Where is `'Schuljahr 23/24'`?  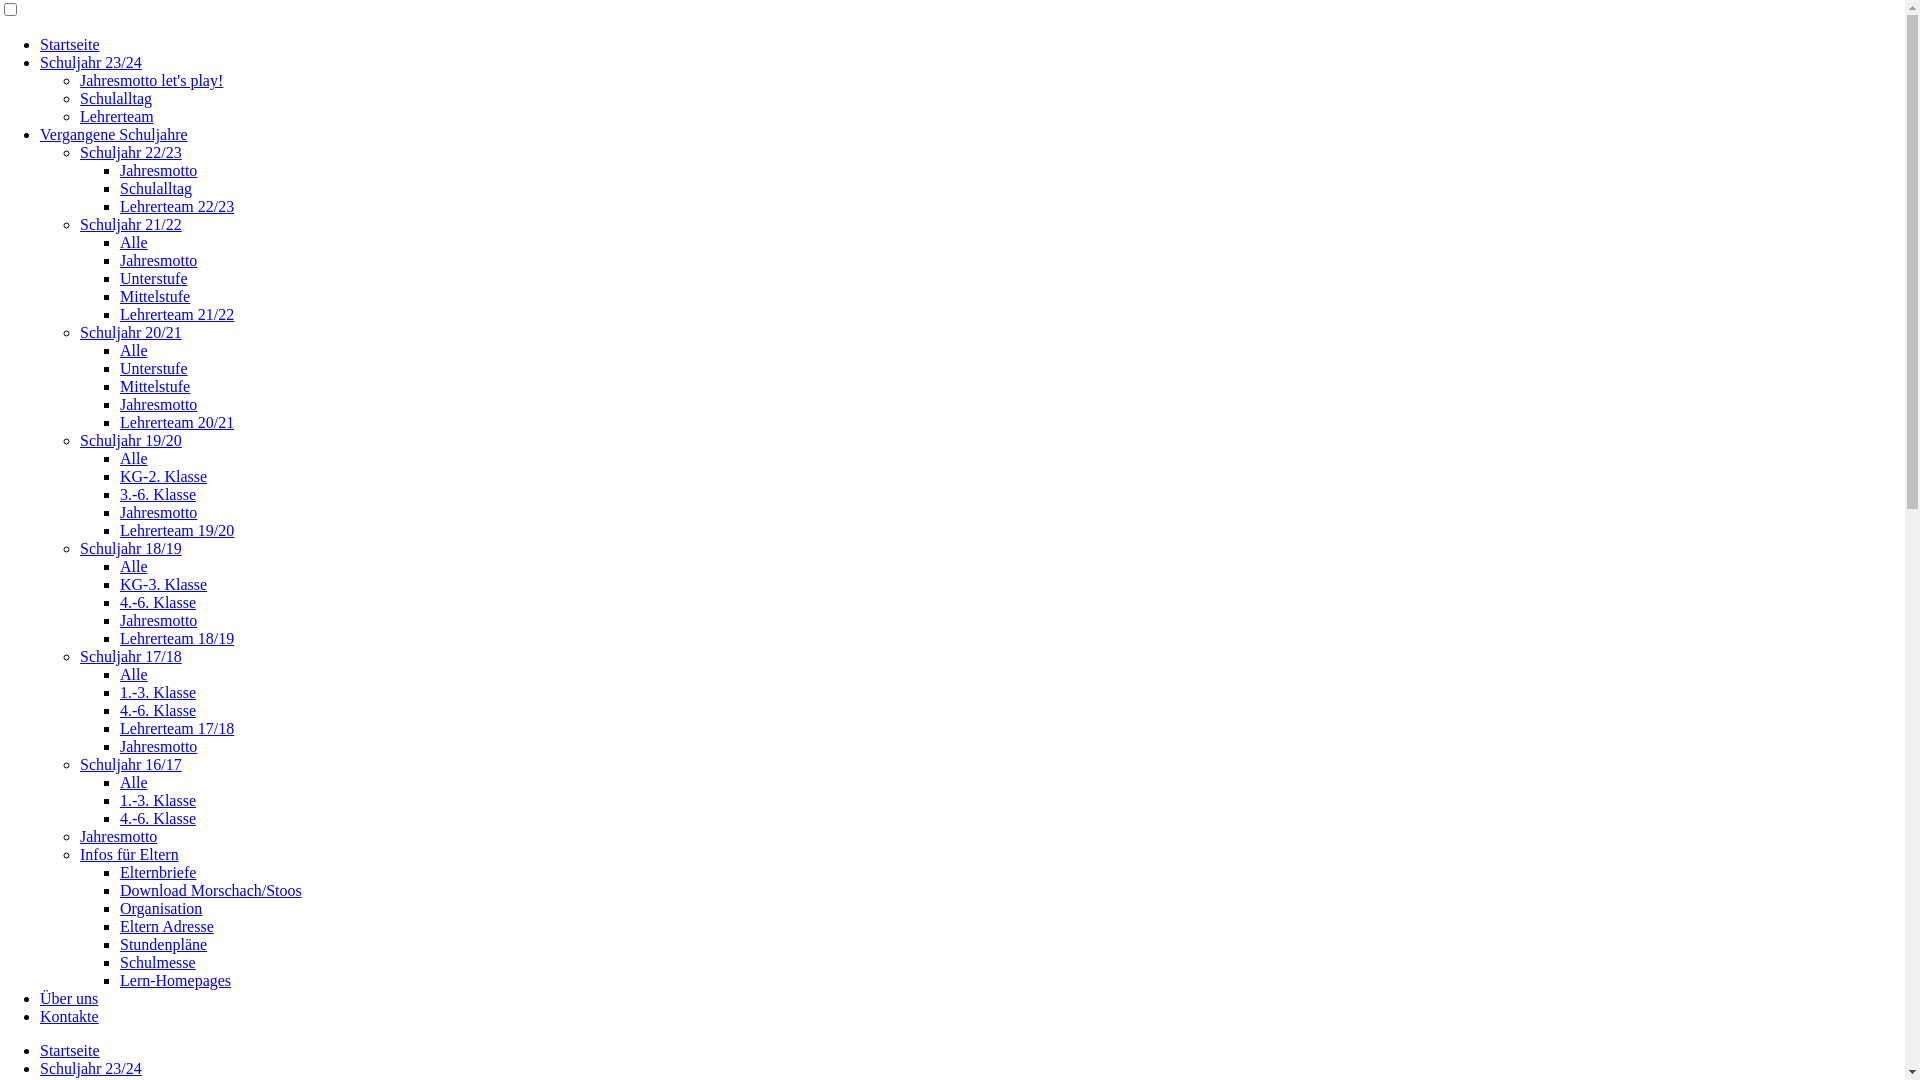 'Schuljahr 23/24' is located at coordinates (90, 1067).